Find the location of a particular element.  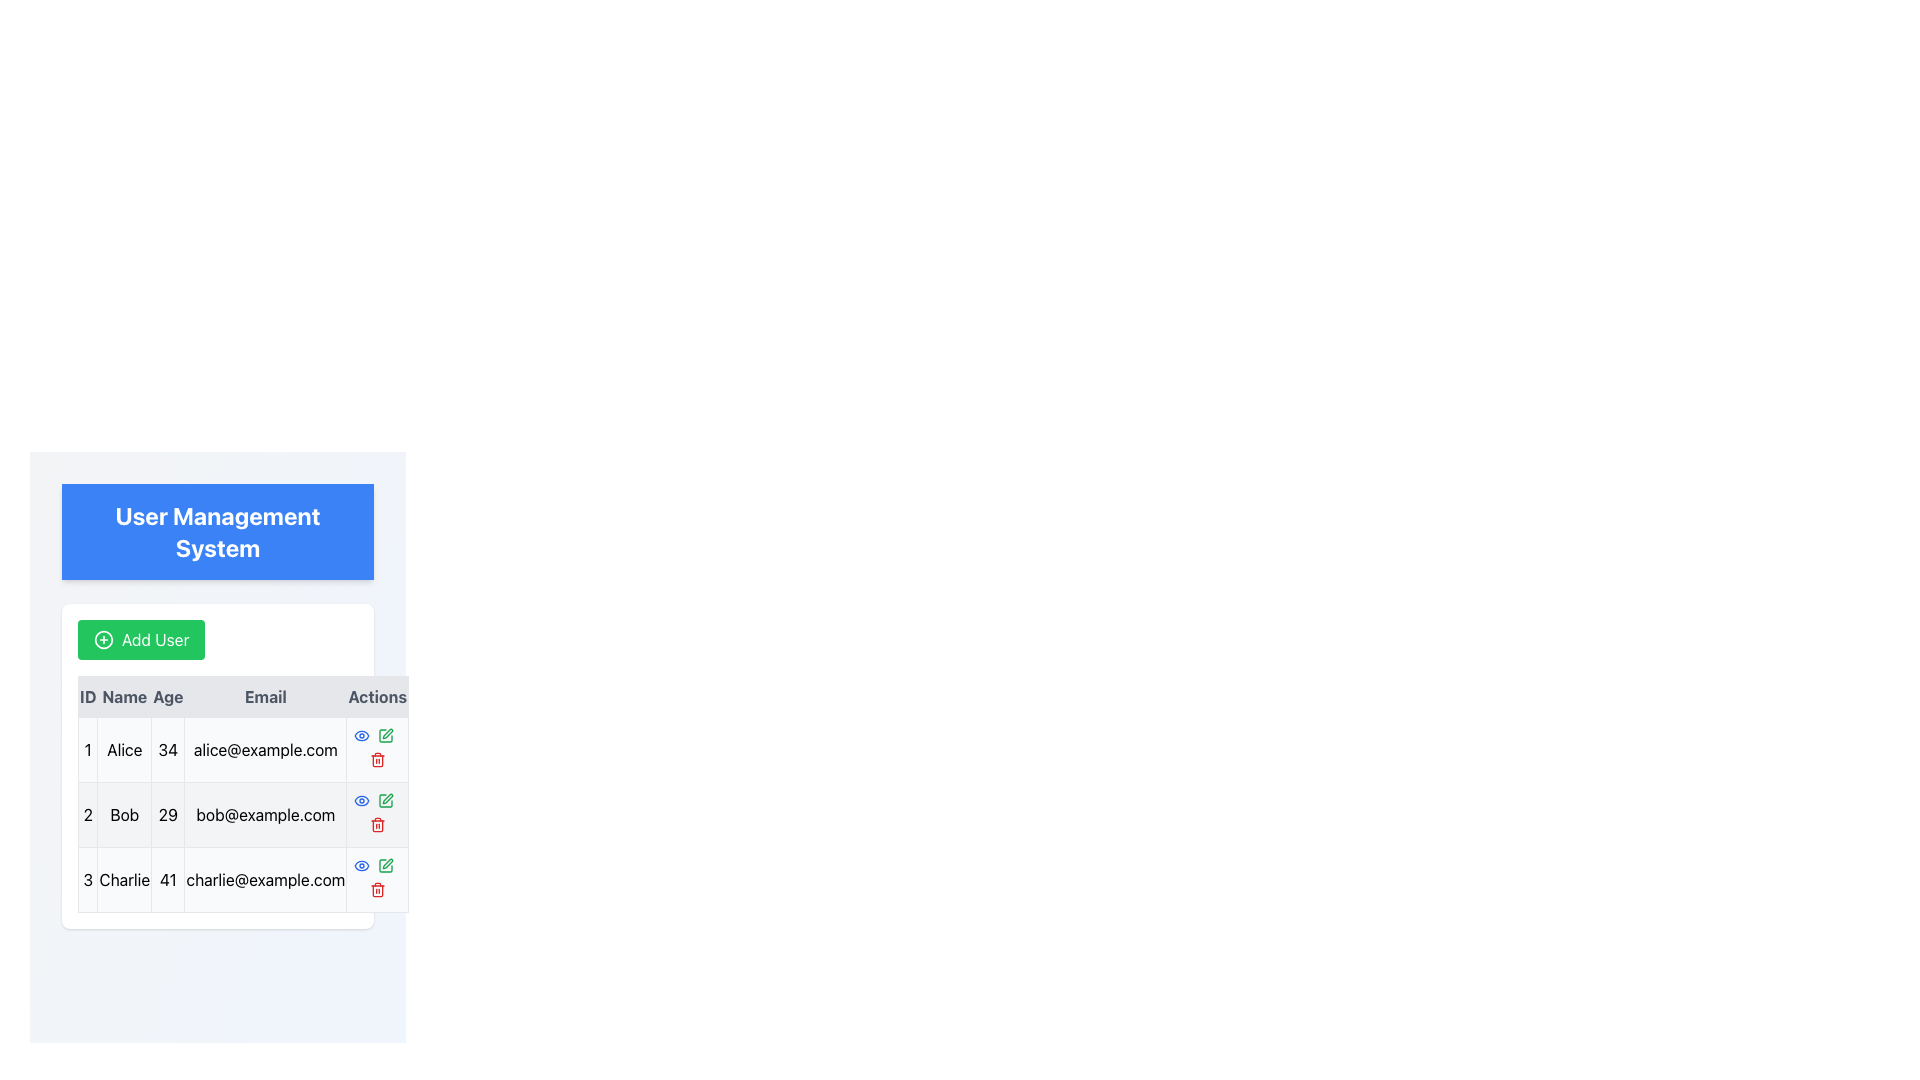

the table cell containing the text '3', located in the leftmost column of the last visible row in the user management table is located at coordinates (87, 878).